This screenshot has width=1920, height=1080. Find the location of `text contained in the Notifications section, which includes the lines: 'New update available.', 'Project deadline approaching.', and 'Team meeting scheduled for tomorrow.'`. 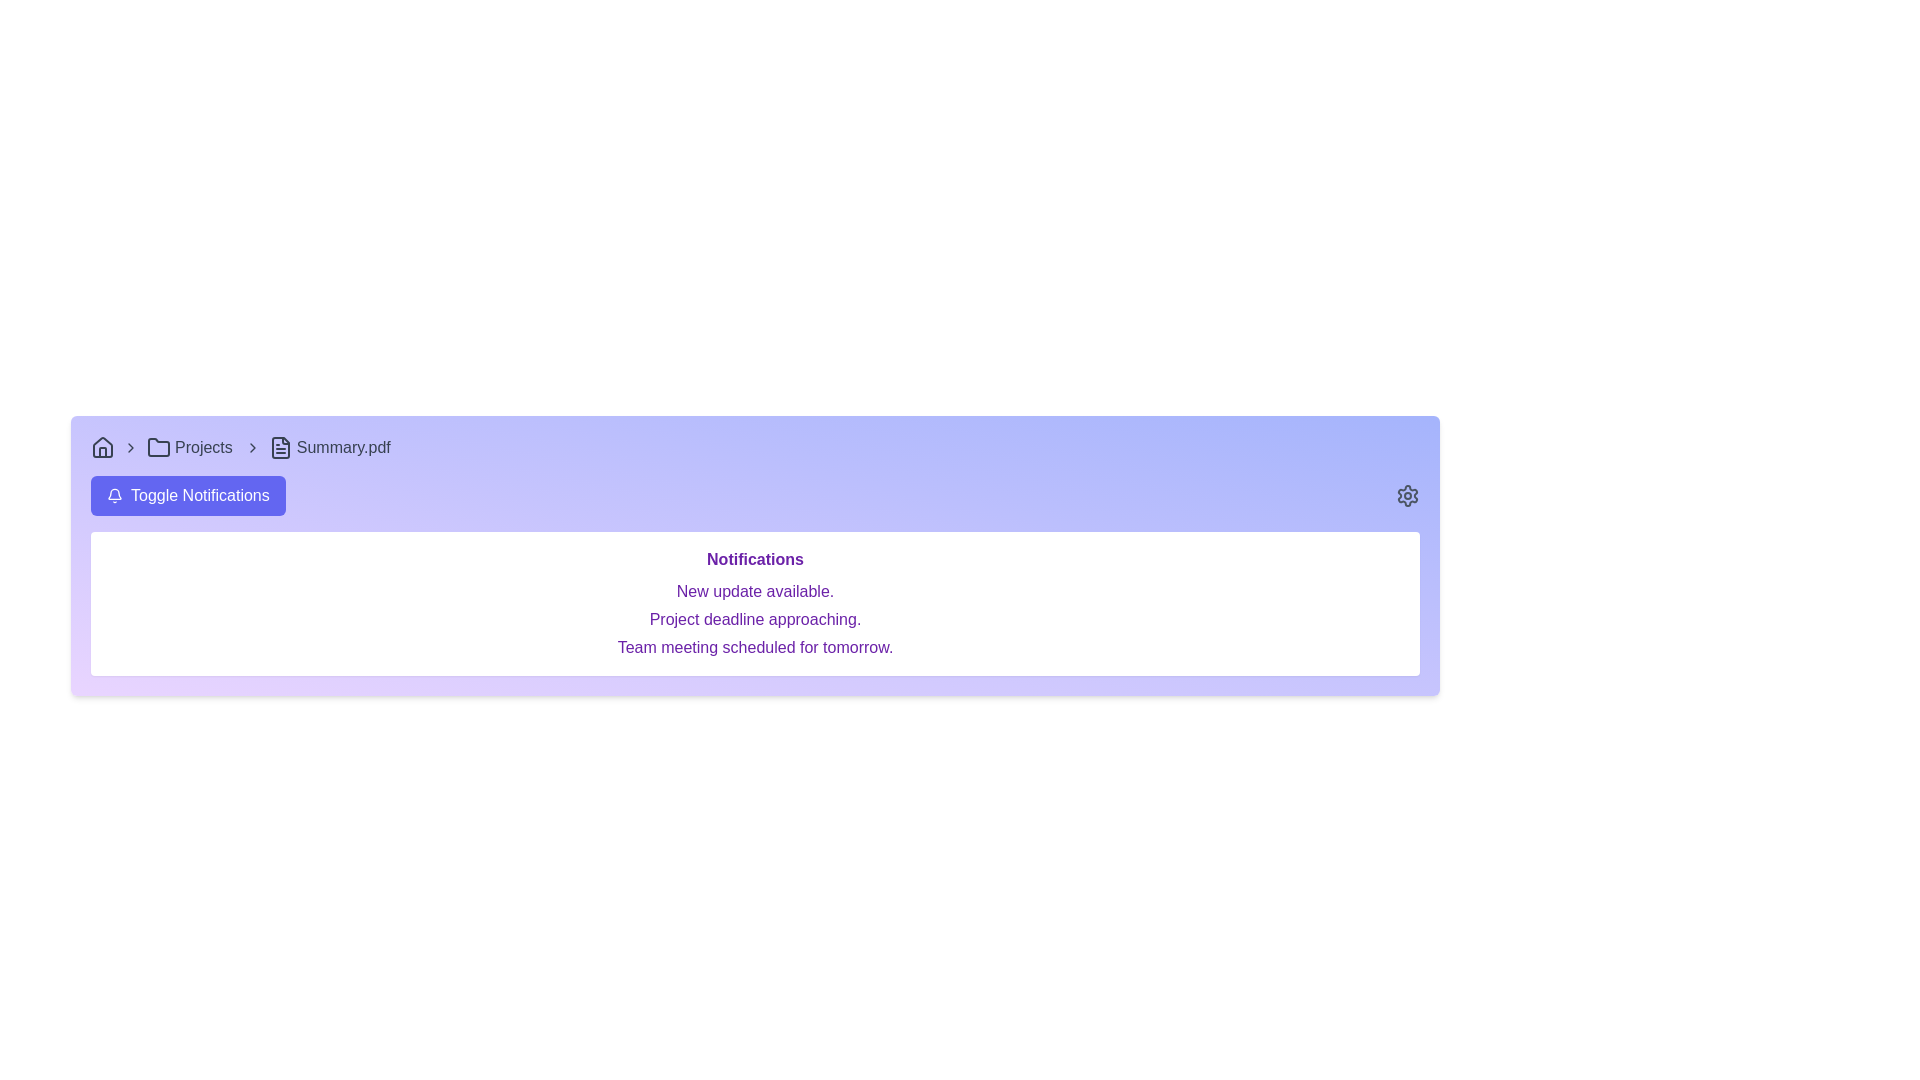

text contained in the Notifications section, which includes the lines: 'New update available.', 'Project deadline approaching.', and 'Team meeting scheduled for tomorrow.' is located at coordinates (754, 619).